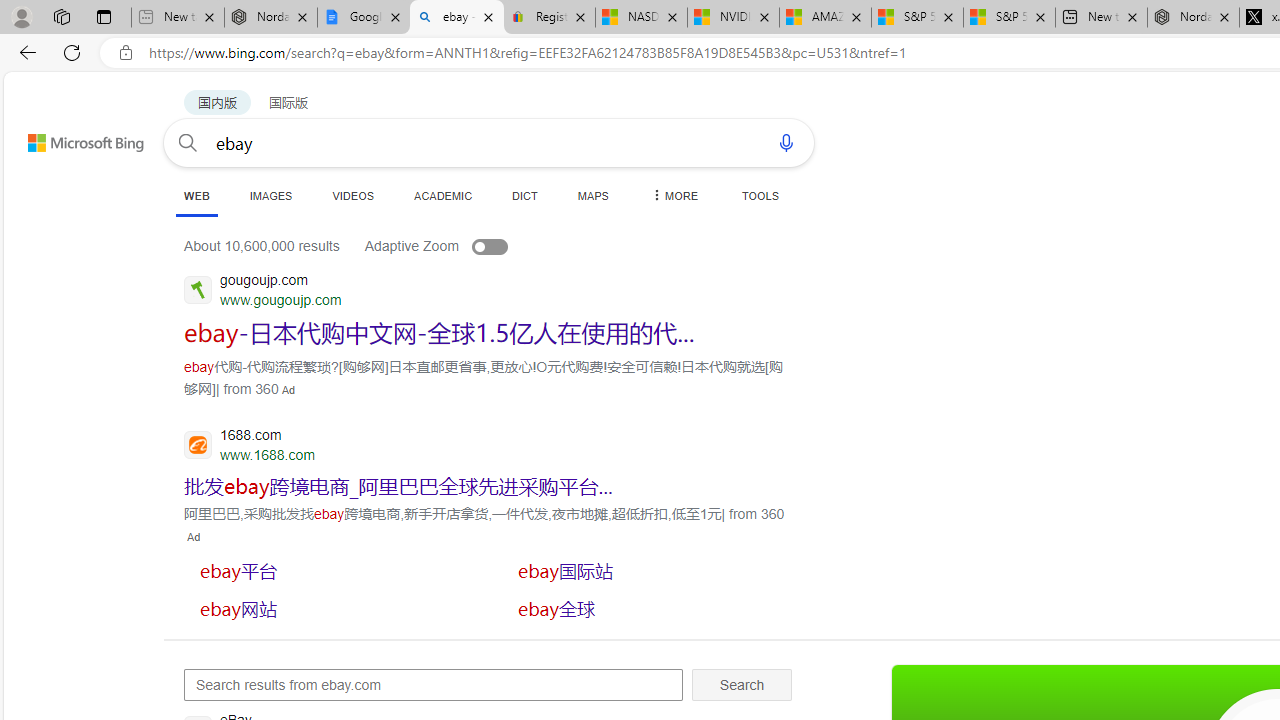 This screenshot has height=720, width=1280. Describe the element at coordinates (269, 195) in the screenshot. I see `'IMAGES'` at that location.